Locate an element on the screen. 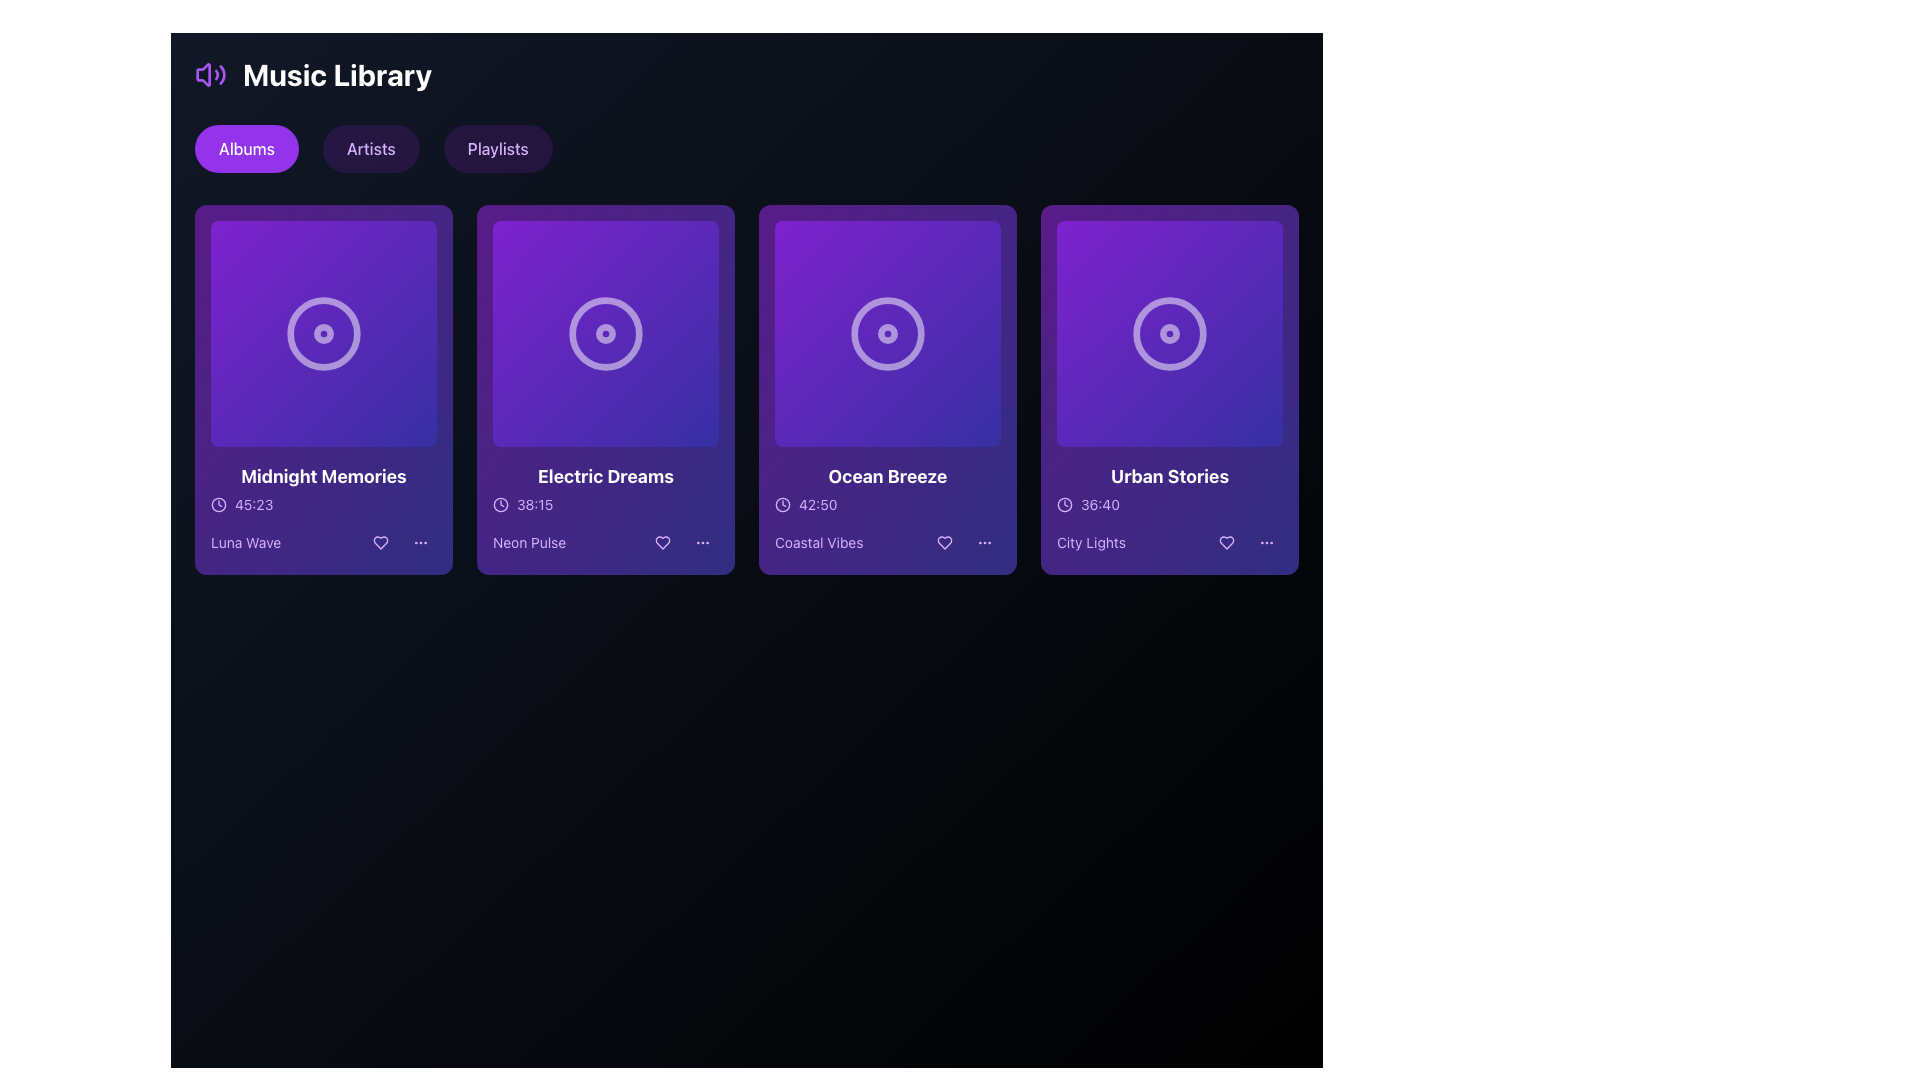  the heart-shaped button outlined in purple, located on the card for the music item titled 'Ocean Breeze', to interact with it is located at coordinates (944, 543).